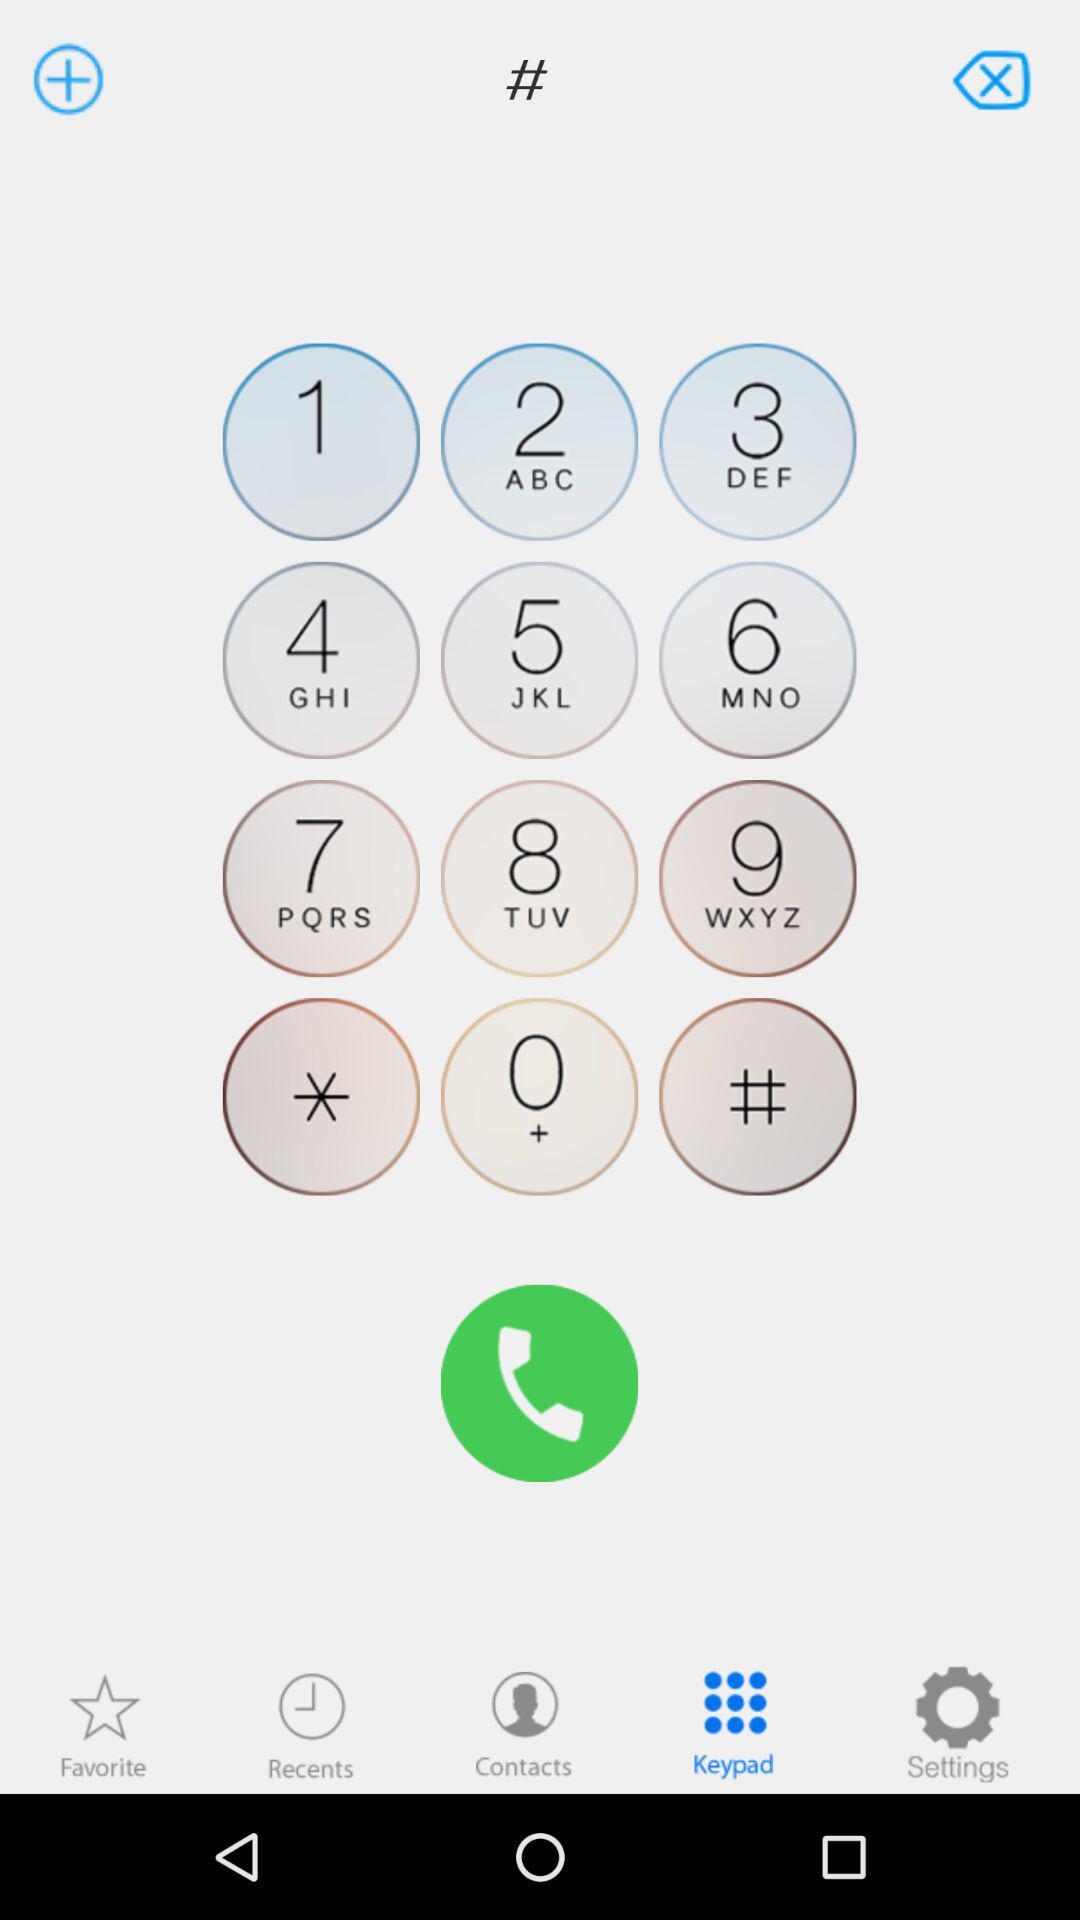 The width and height of the screenshot is (1080, 1920). I want to click on settings option, so click(956, 1723).